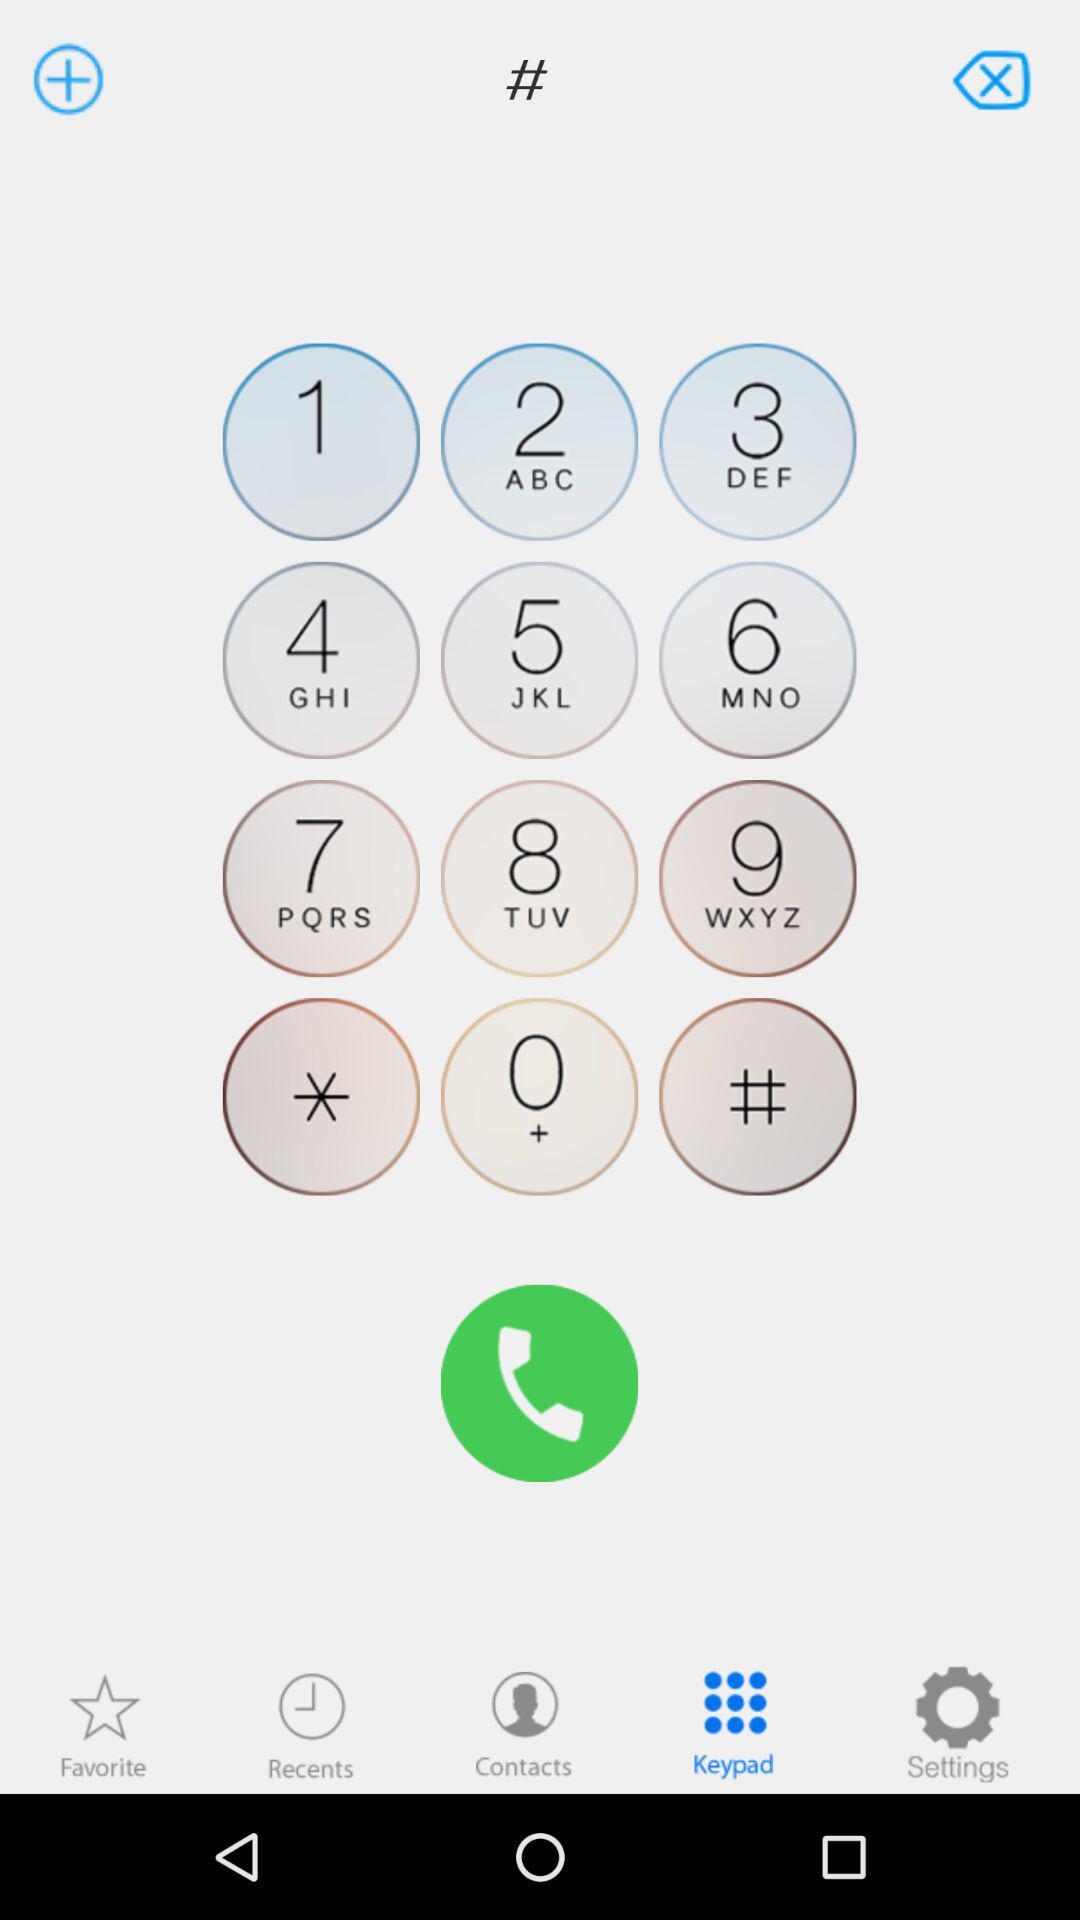 The width and height of the screenshot is (1080, 1920). I want to click on settings option, so click(956, 1723).